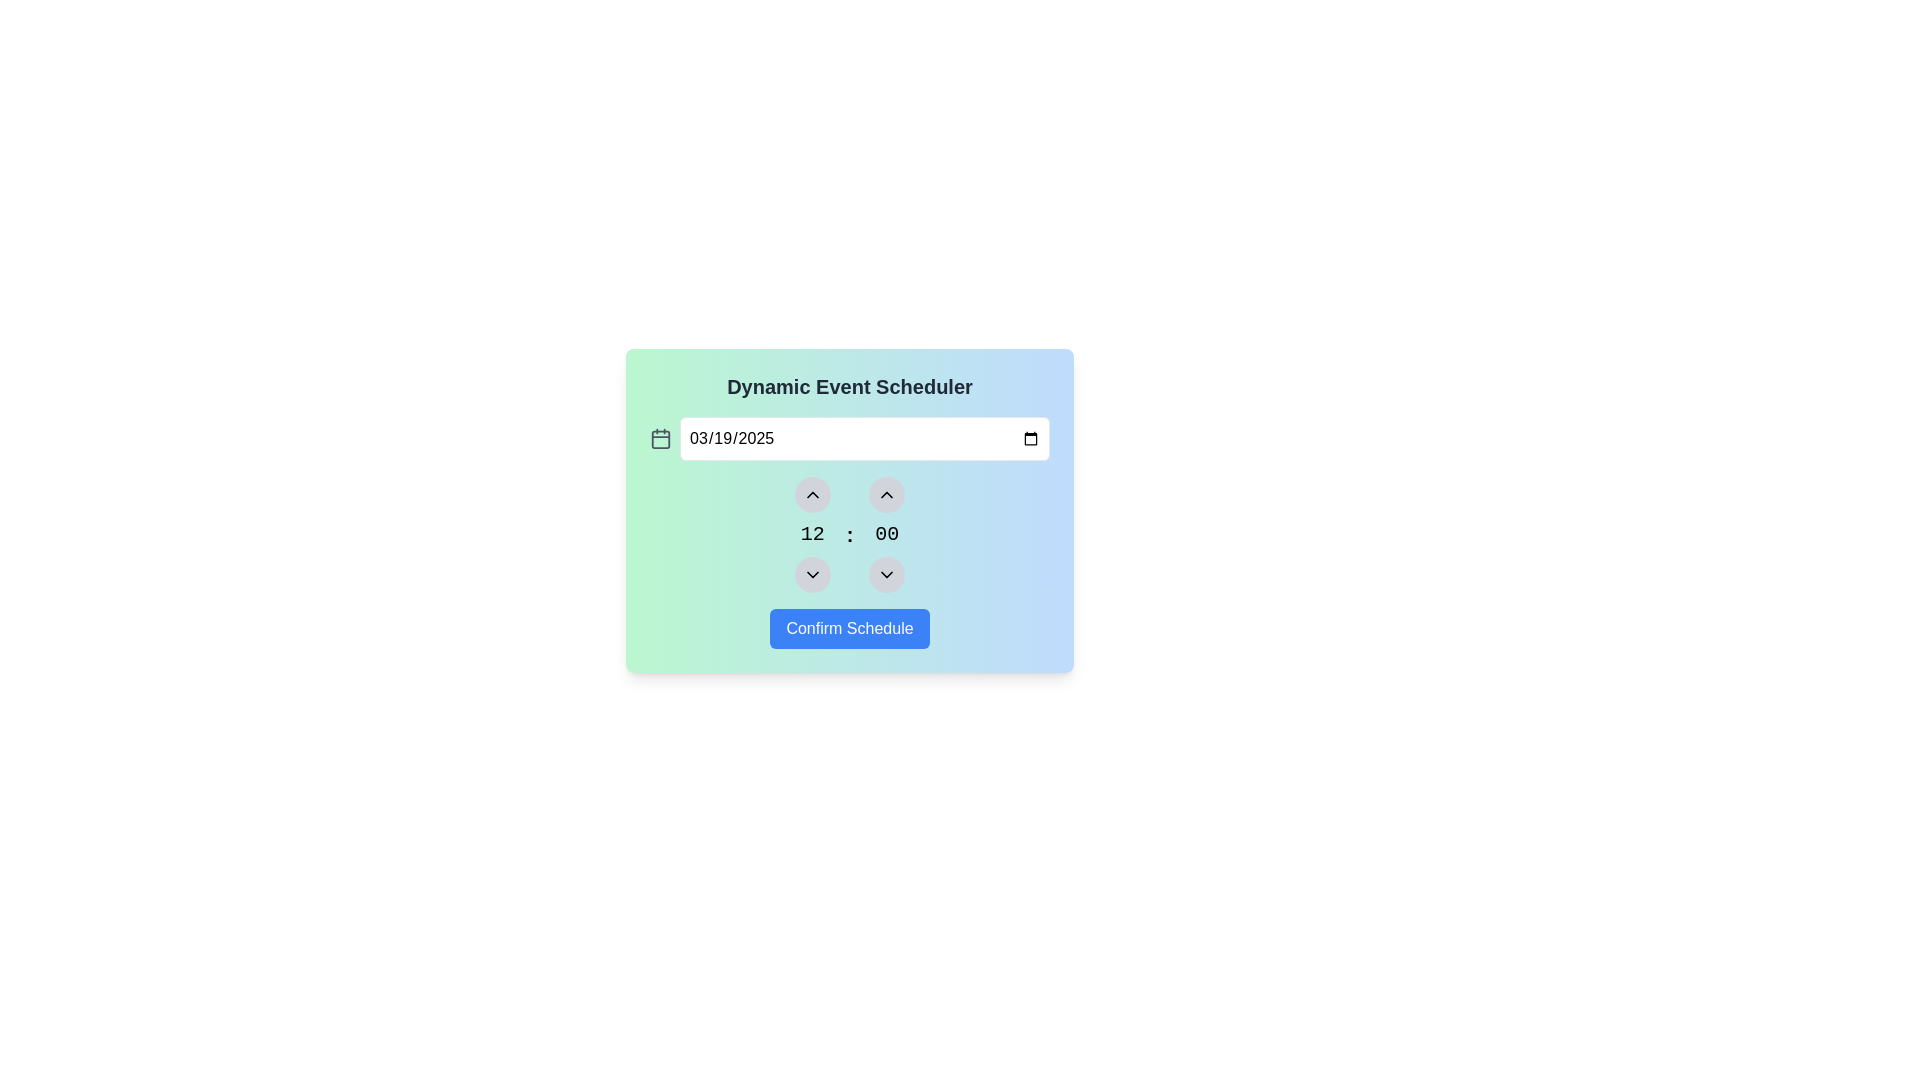 The height and width of the screenshot is (1080, 1920). Describe the element at coordinates (812, 534) in the screenshot. I see `the text display component that shows the value '12', which is styled in a larger monospaced font and is positioned between two circular buttons with arrow icons` at that location.